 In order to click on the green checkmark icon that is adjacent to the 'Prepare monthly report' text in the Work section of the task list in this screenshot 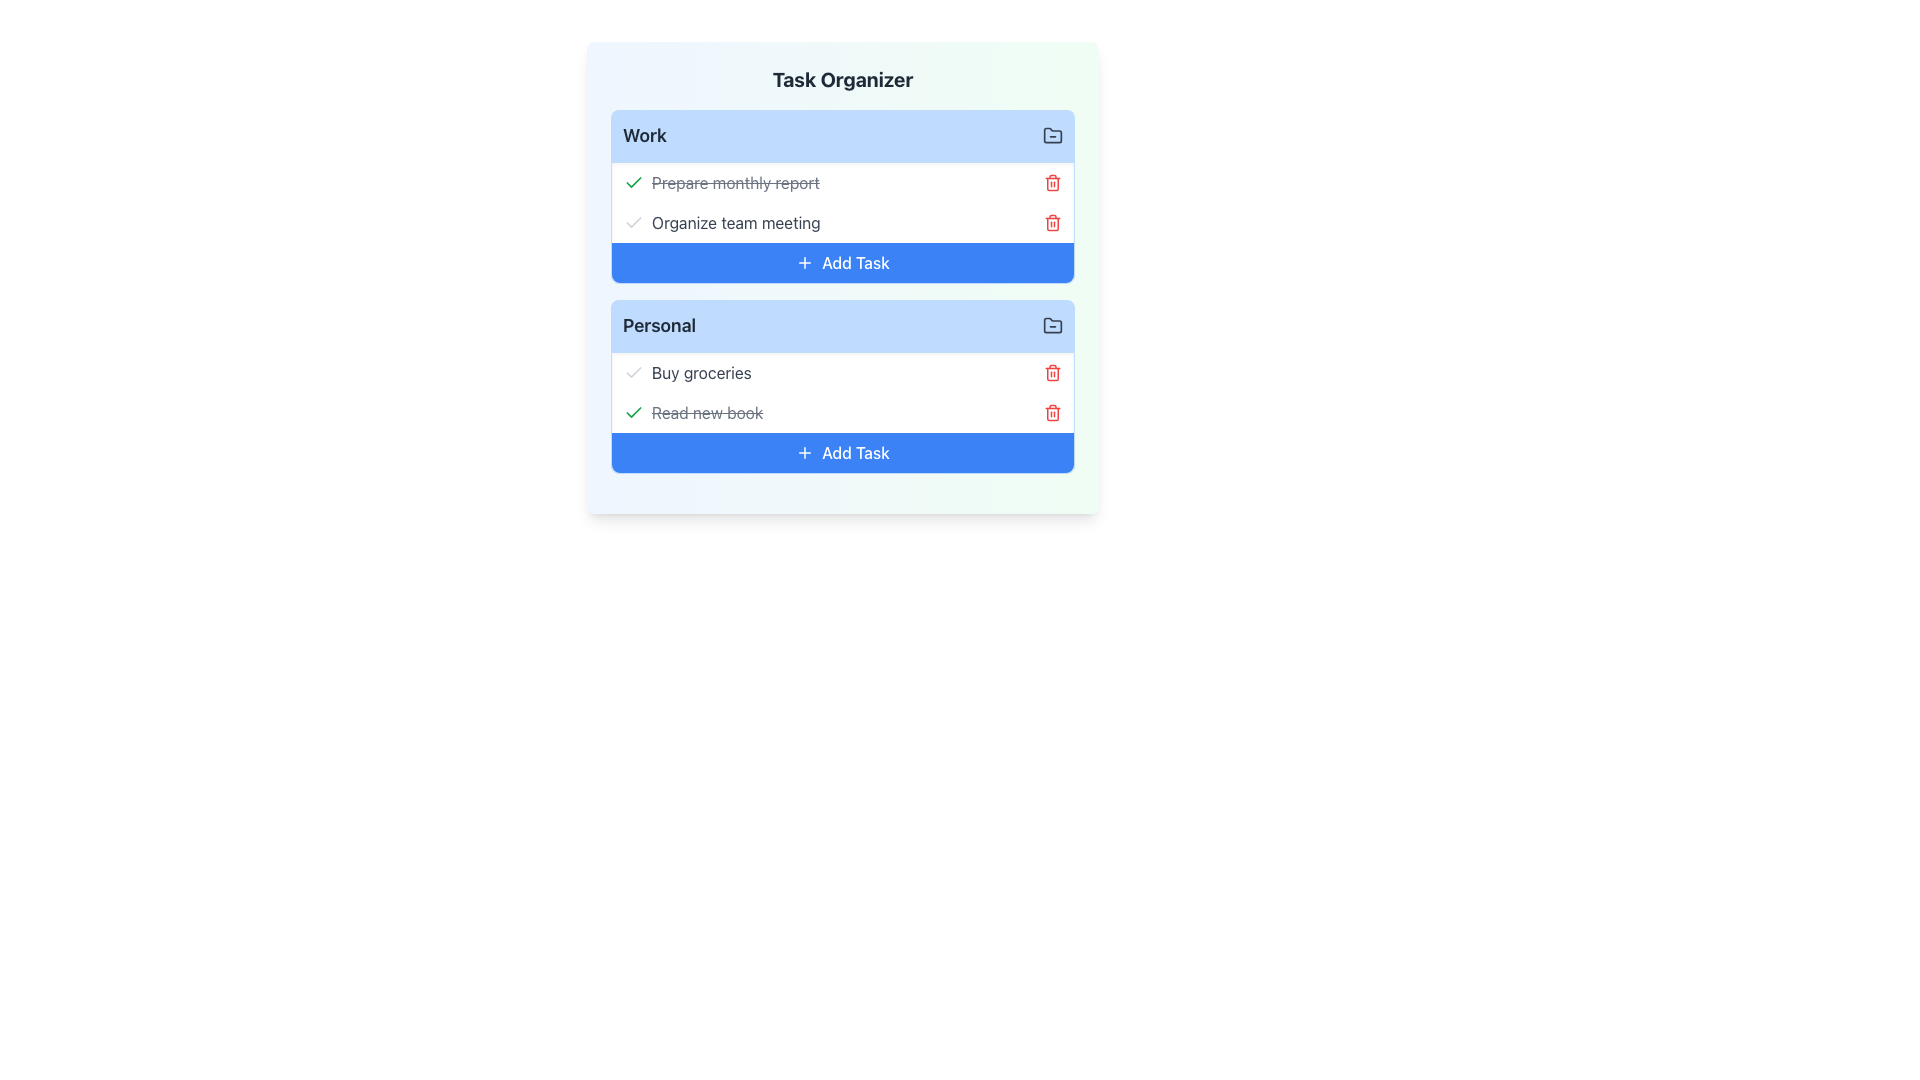, I will do `click(632, 182)`.